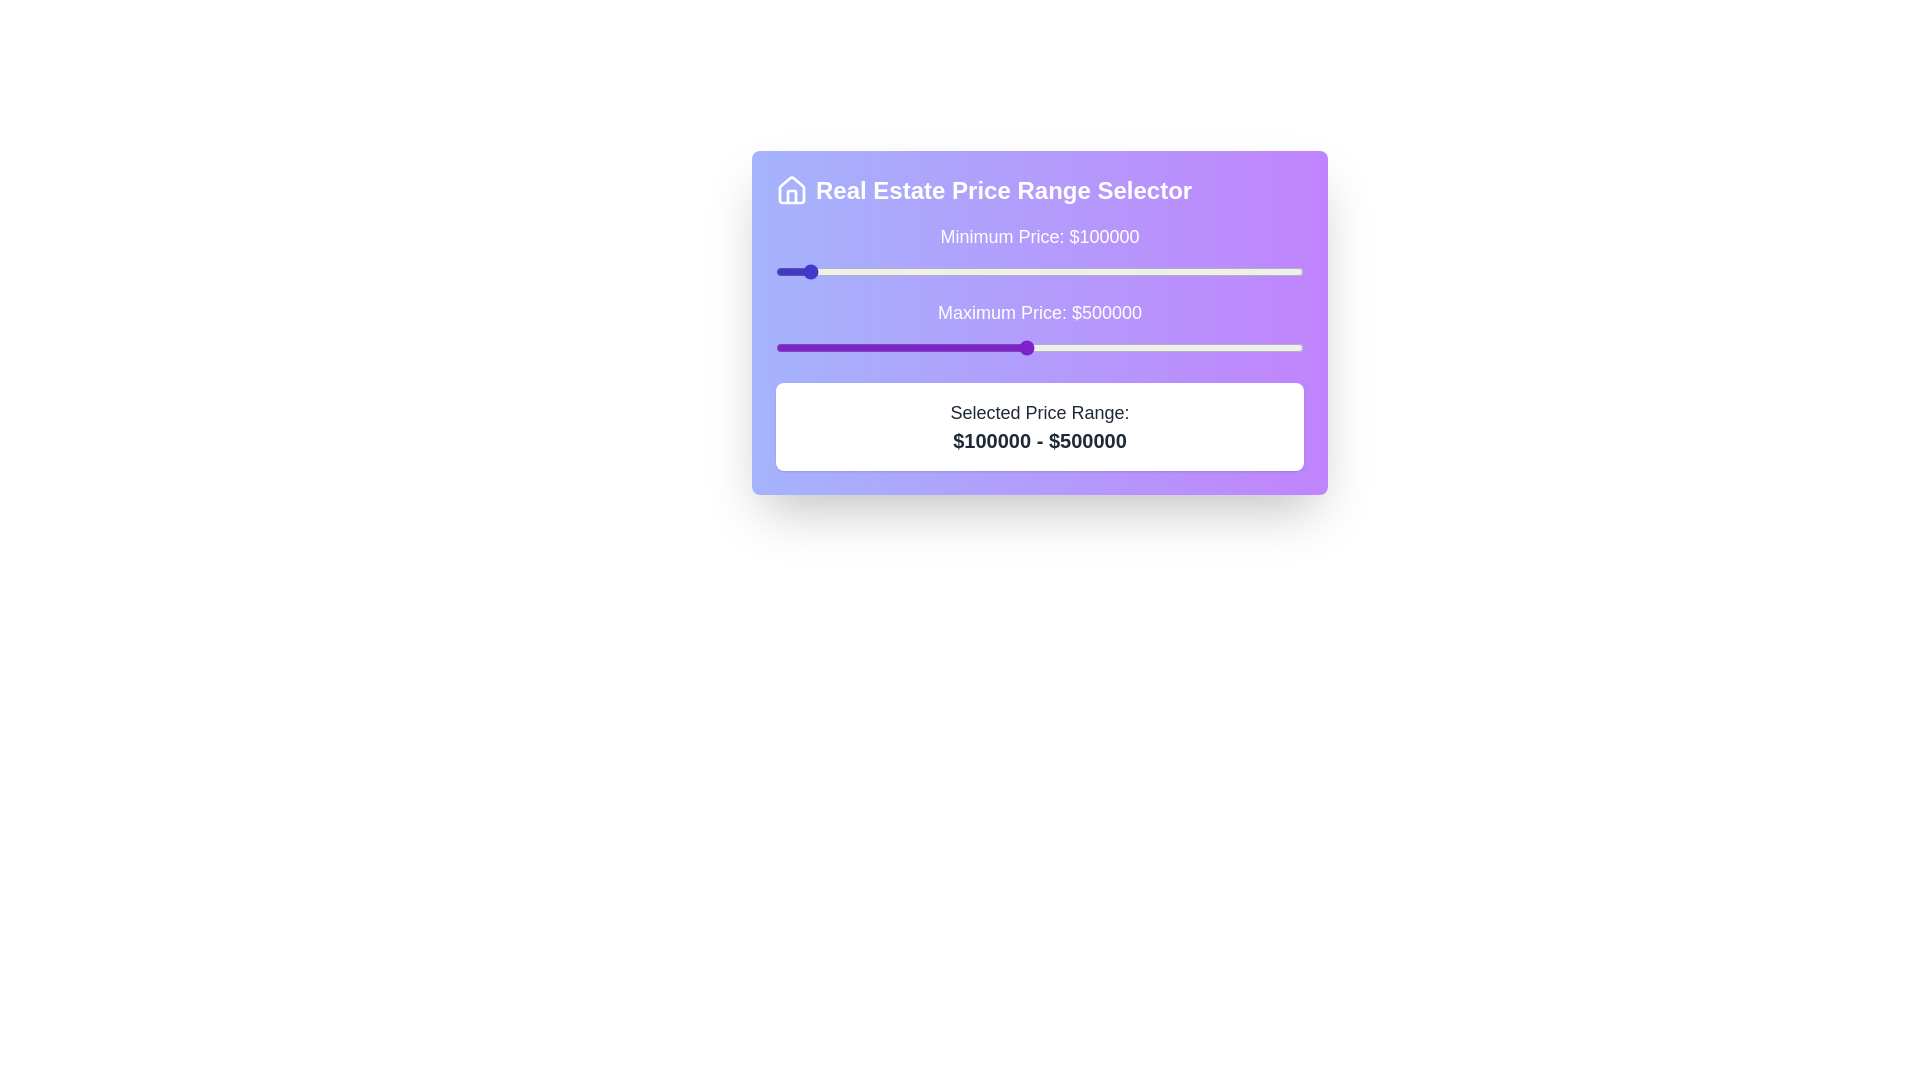 This screenshot has width=1920, height=1080. Describe the element at coordinates (883, 346) in the screenshot. I see `the maximum price slider to 245493` at that location.